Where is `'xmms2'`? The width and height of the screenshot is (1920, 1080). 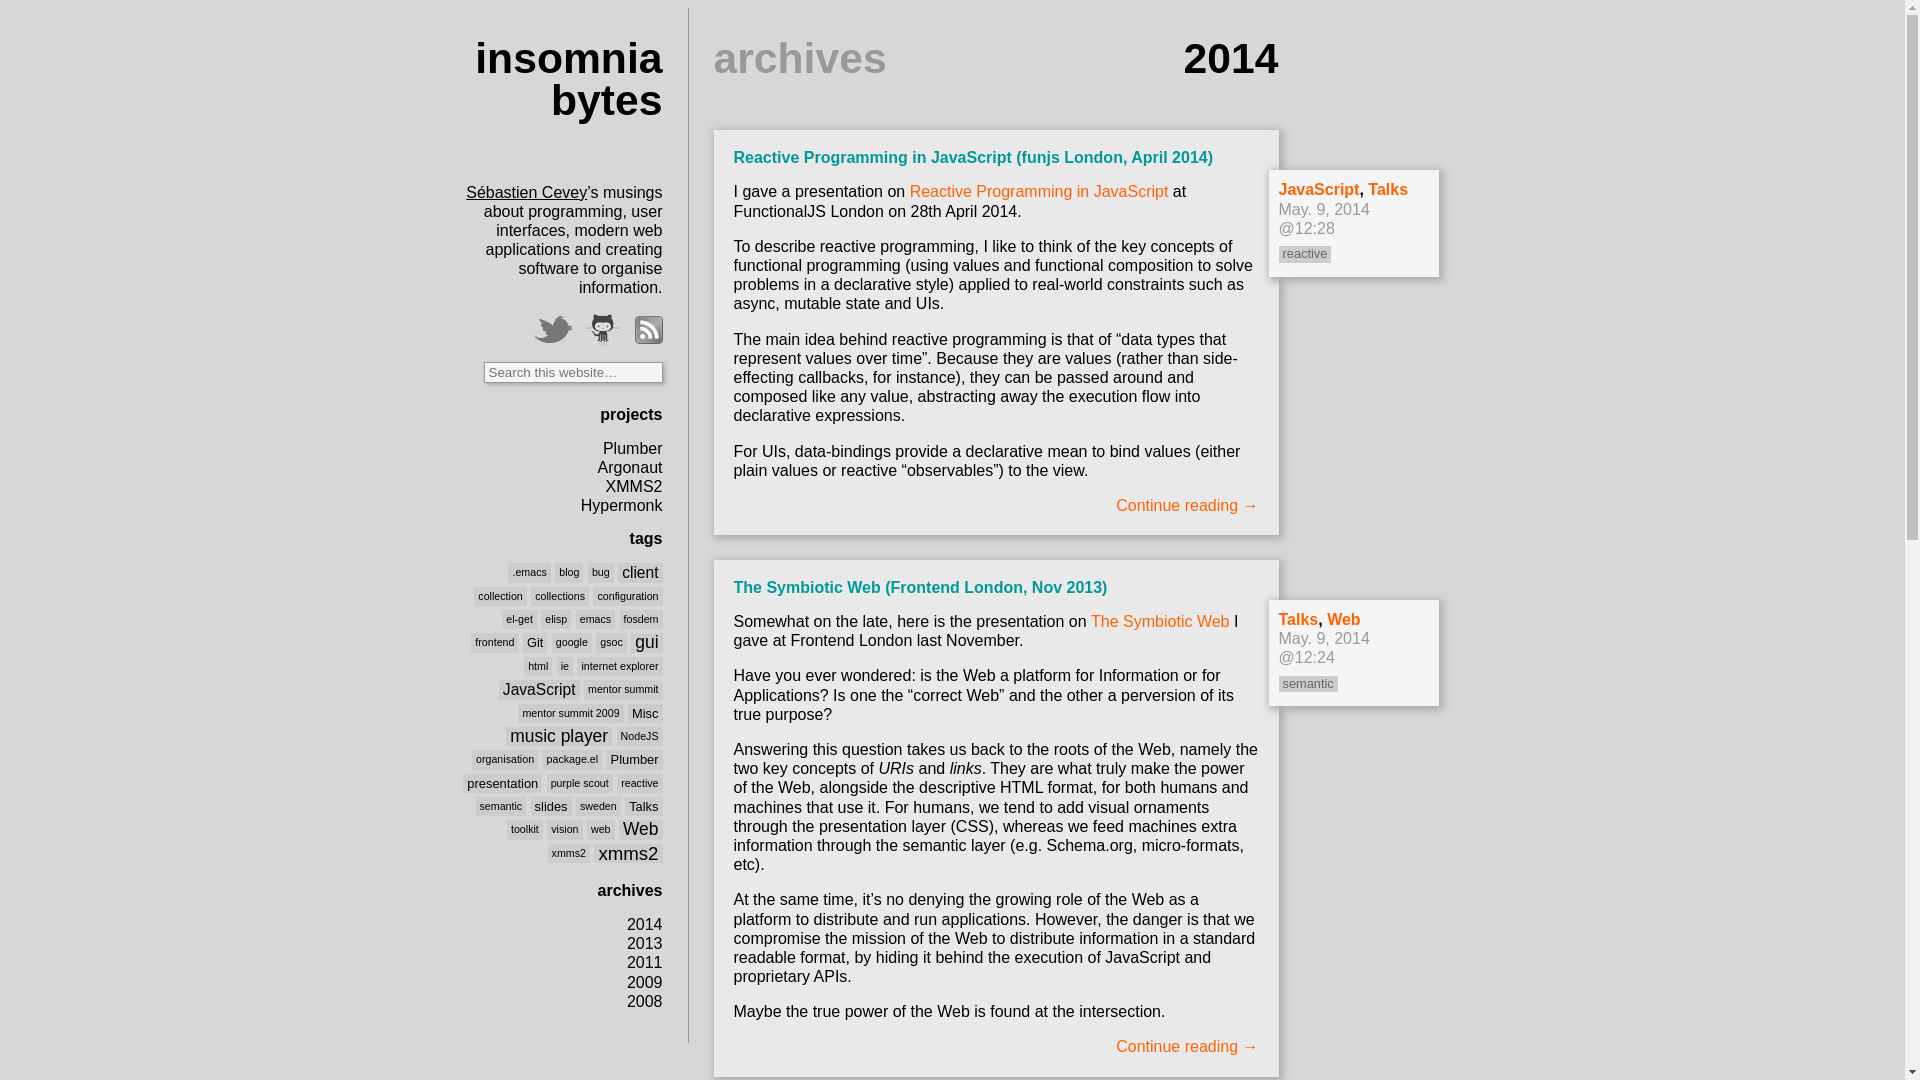
'xmms2' is located at coordinates (568, 852).